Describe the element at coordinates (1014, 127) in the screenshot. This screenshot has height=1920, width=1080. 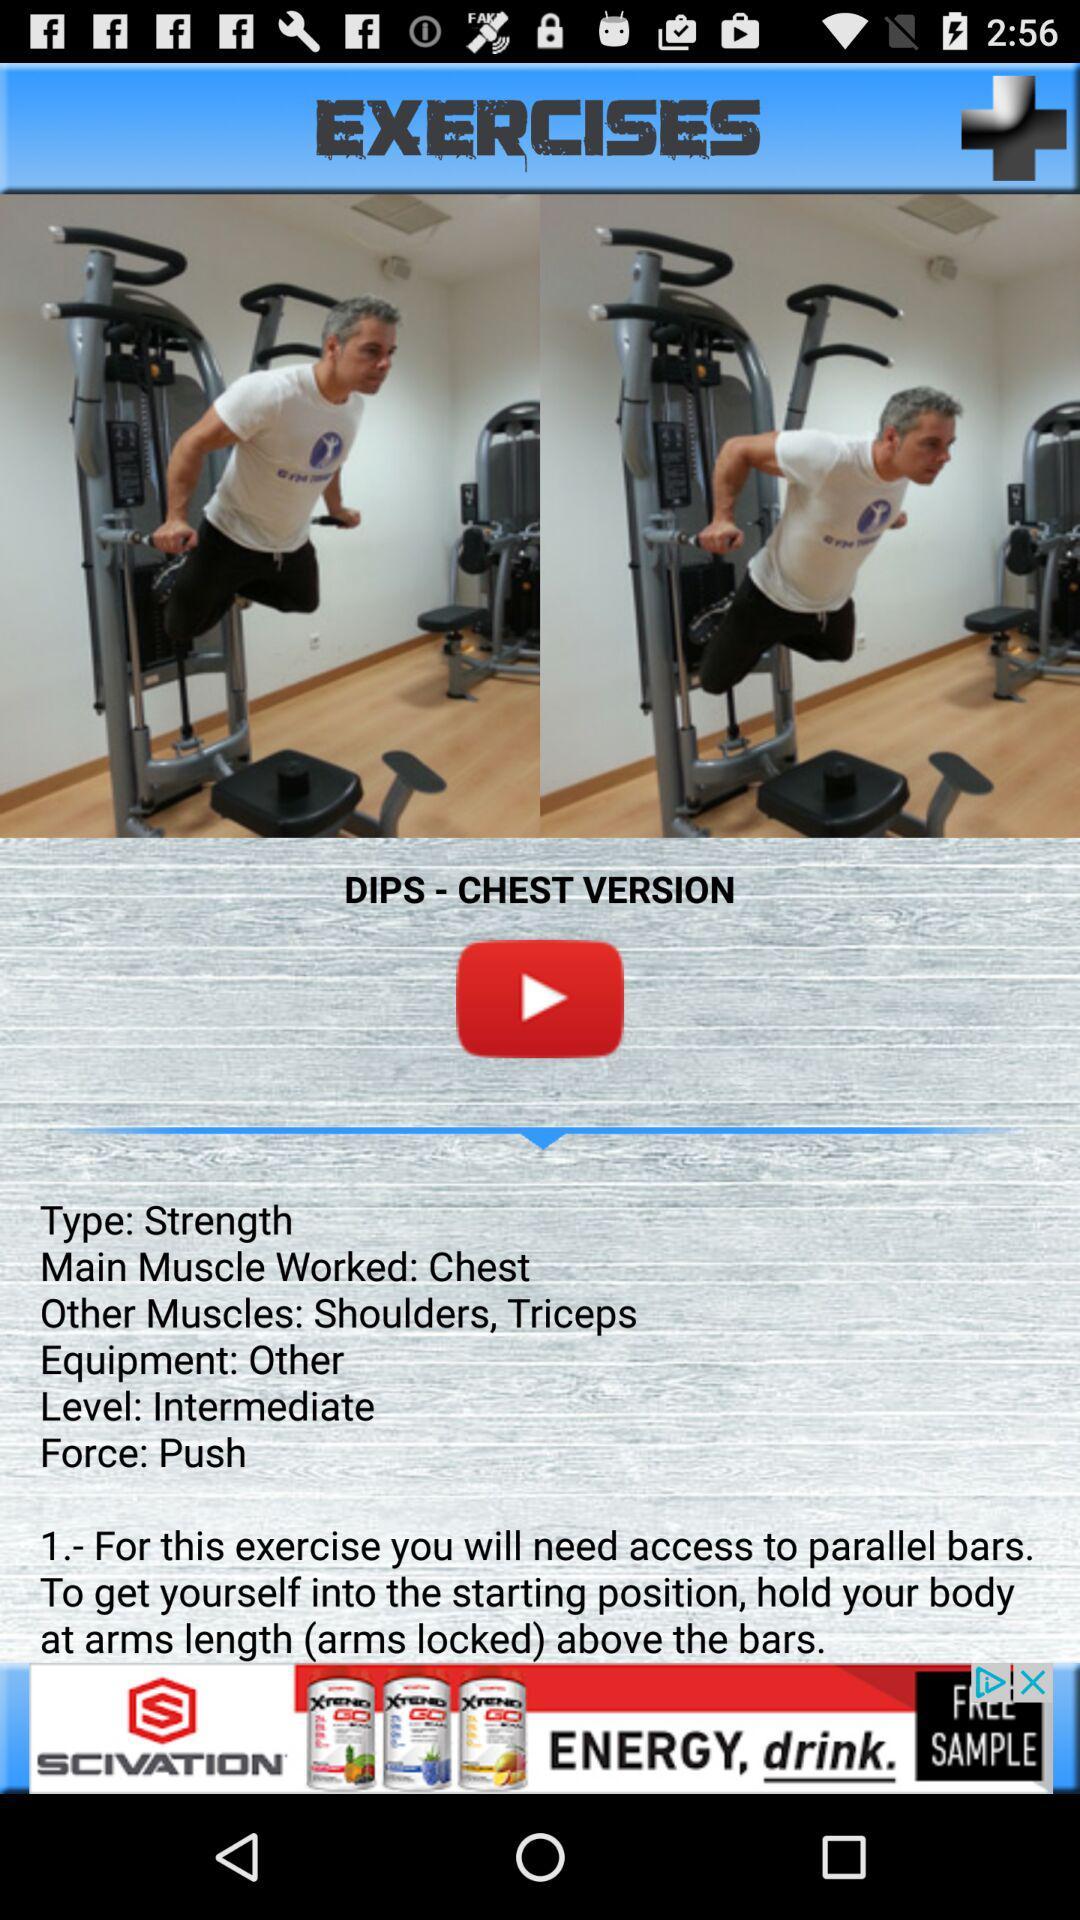
I see `upload button` at that location.